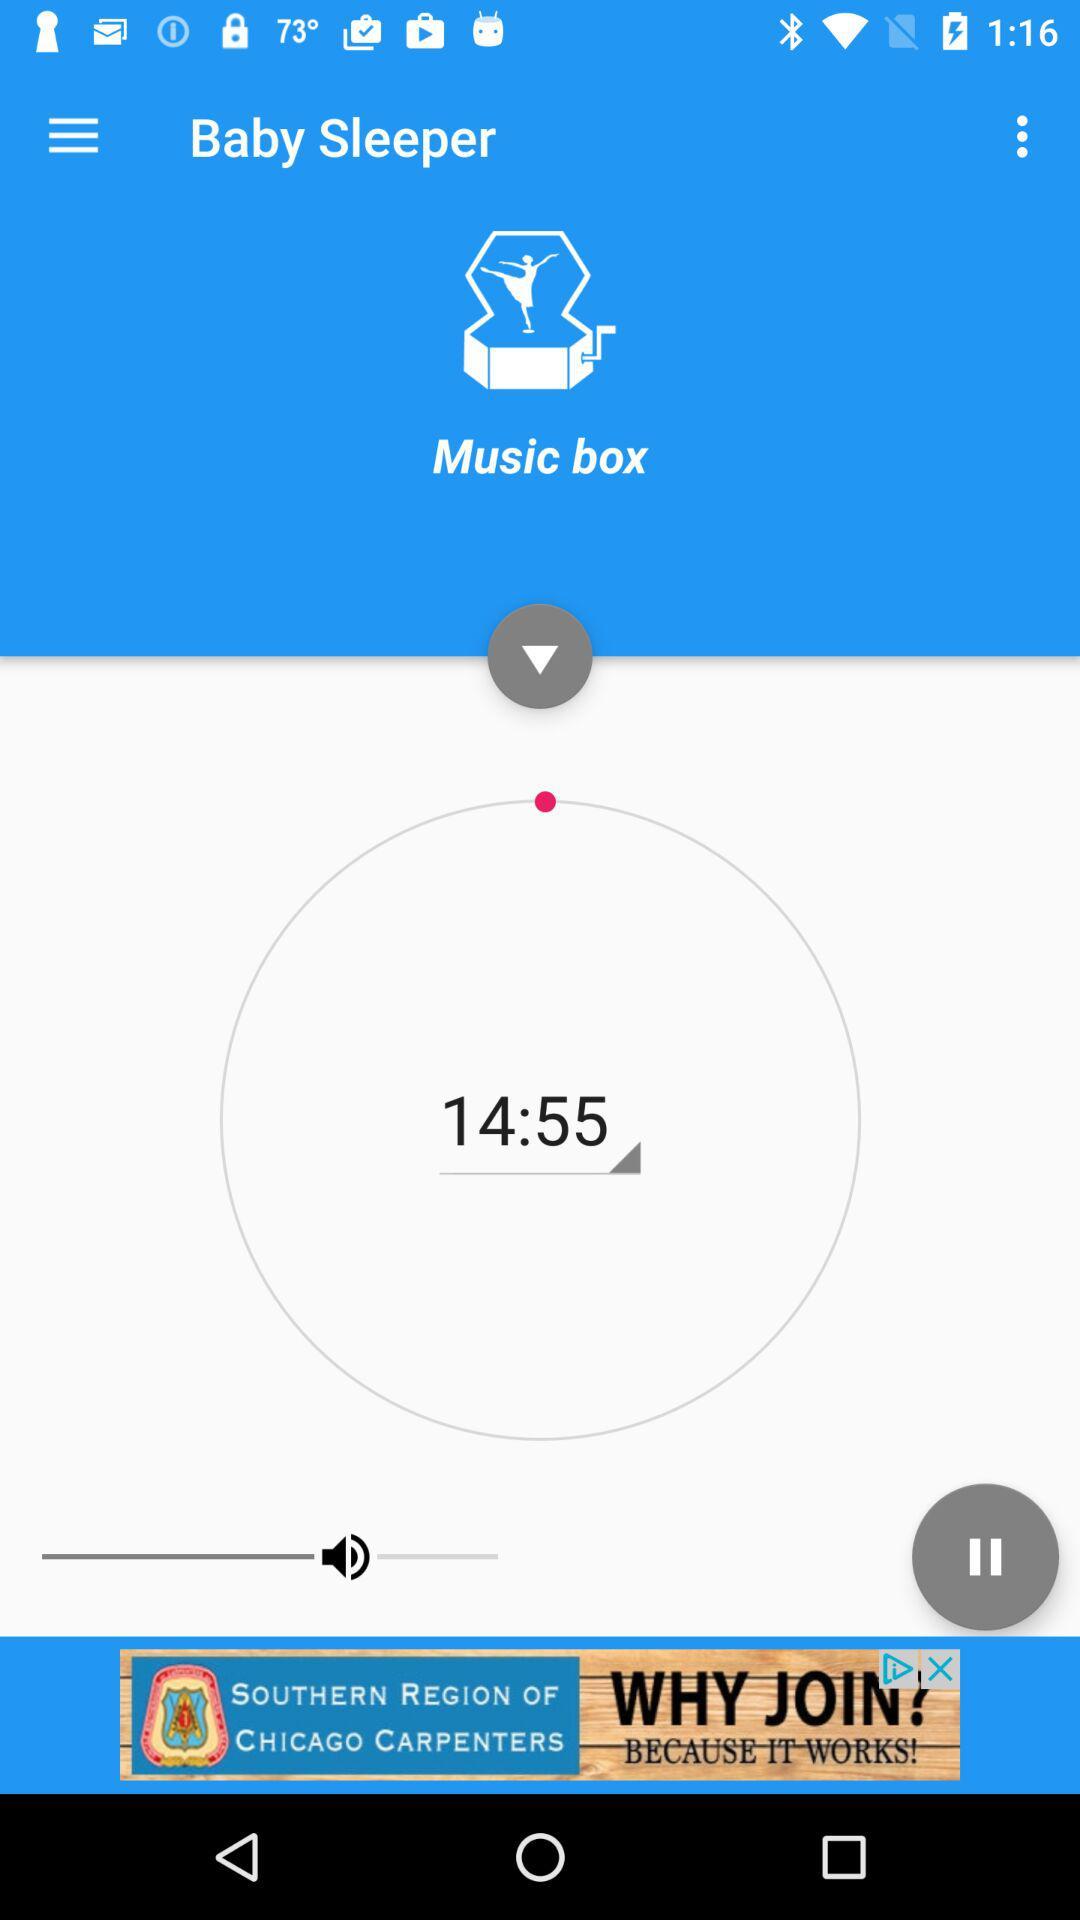 Image resolution: width=1080 pixels, height=1920 pixels. What do you see at coordinates (538, 309) in the screenshot?
I see `choose a different type of music` at bounding box center [538, 309].